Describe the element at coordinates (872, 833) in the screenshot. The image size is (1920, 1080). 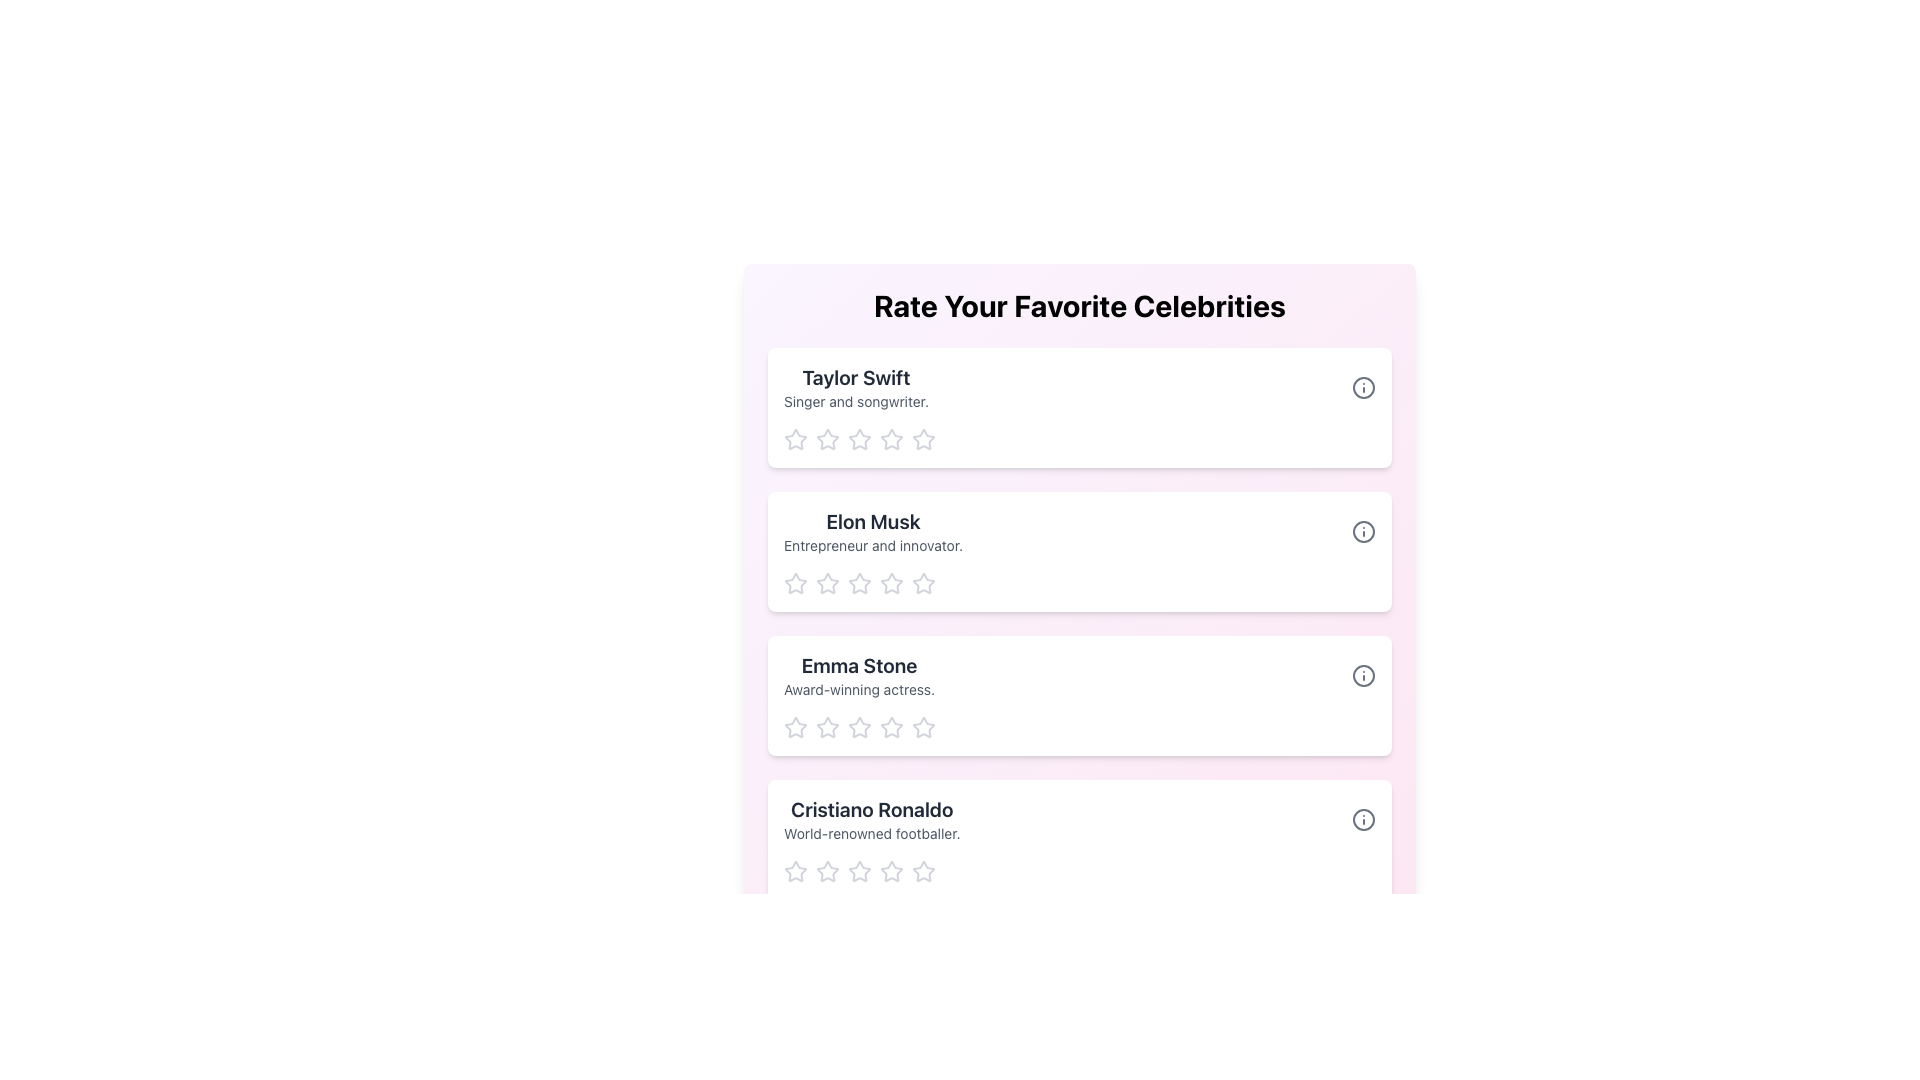
I see `the Text Label that contains the text 'World-renowned footballer.' which is styled with a smaller font size and gray color, located directly below 'Cristiano Ronaldo' in the last entry of the vertical list` at that location.